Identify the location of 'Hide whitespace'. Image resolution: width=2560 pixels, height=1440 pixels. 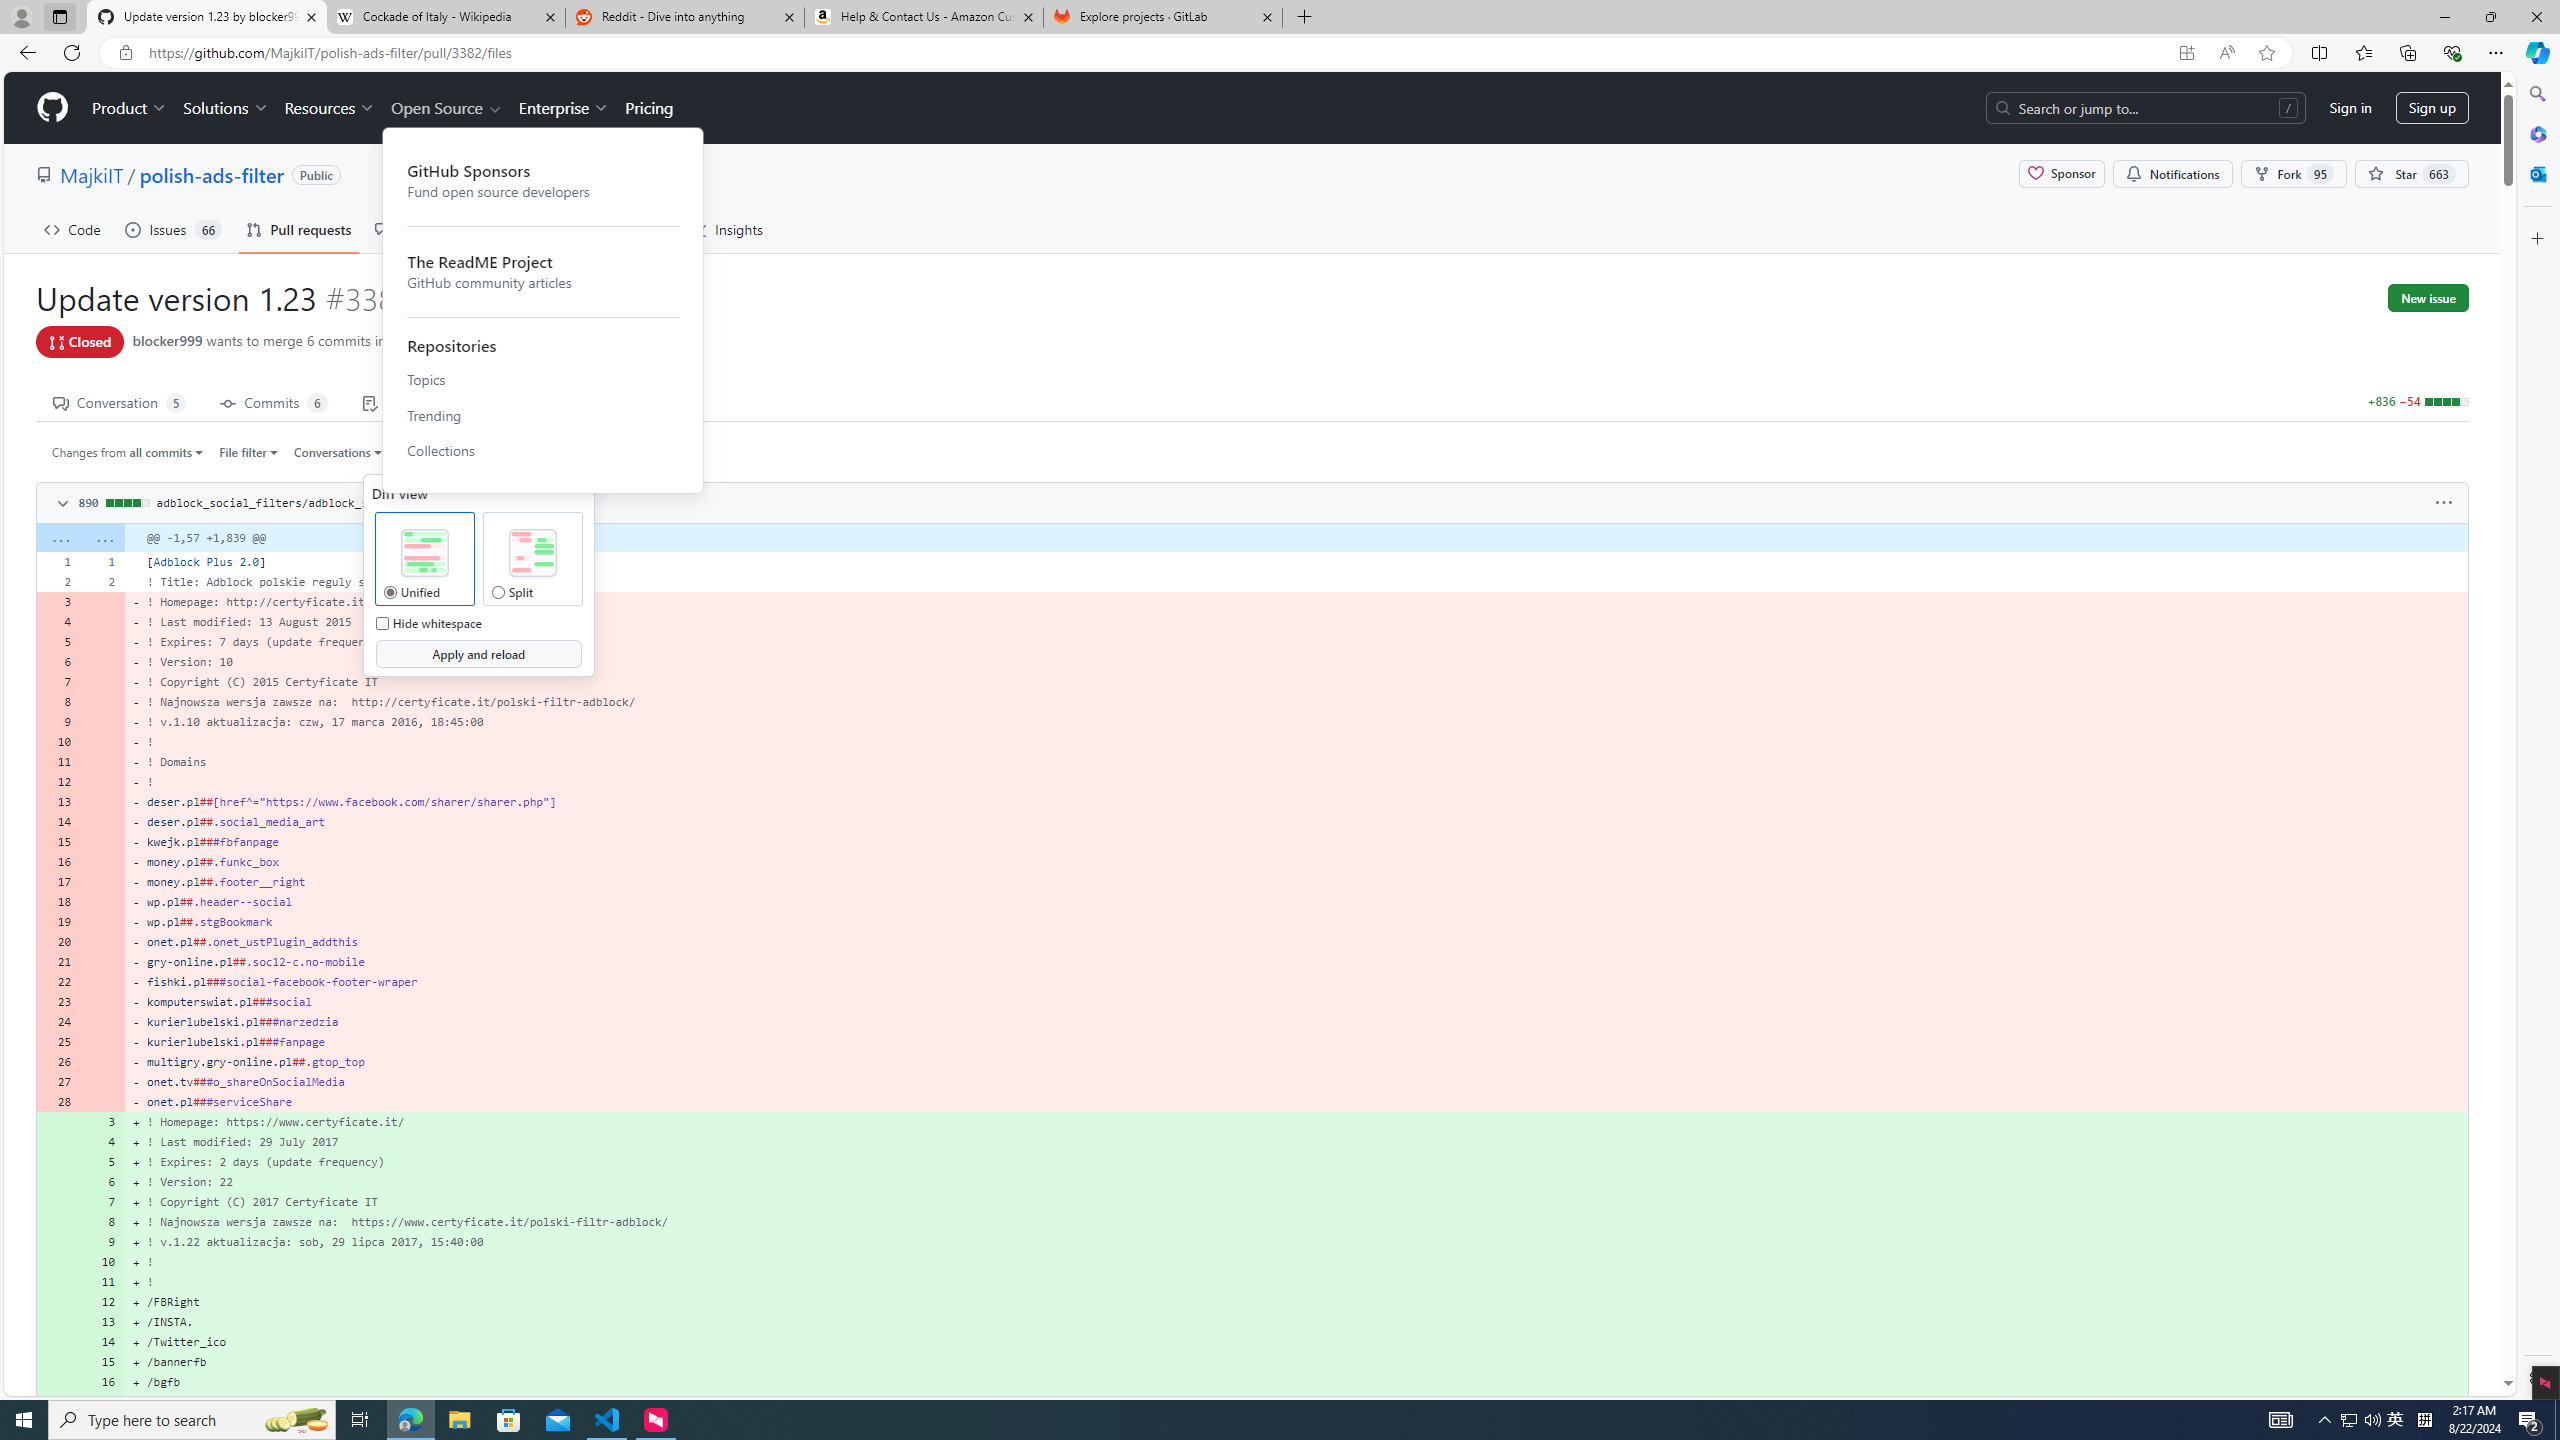
(380, 623).